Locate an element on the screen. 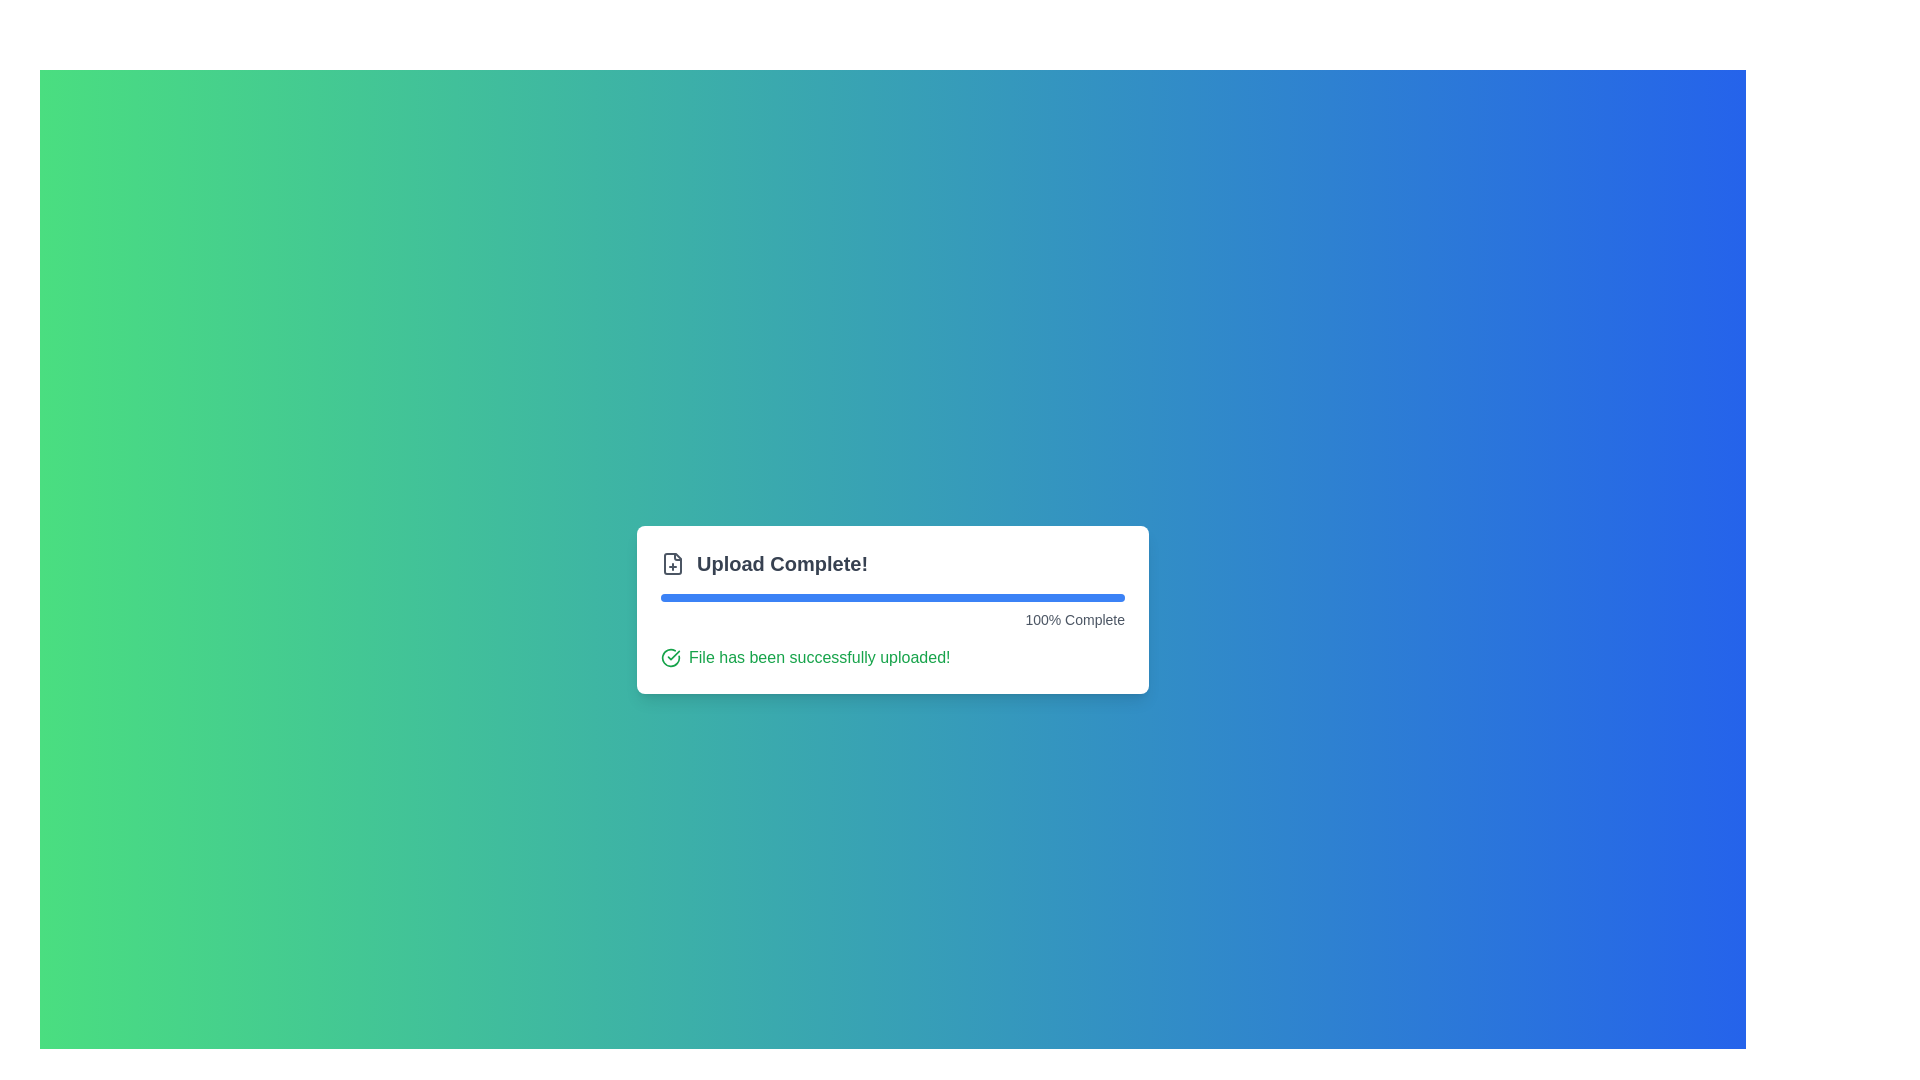 This screenshot has height=1080, width=1920. the progress bar that is styled with a gray background and filled with a blue bar, located below the title 'Upload Complete!' and above the text '100% Complete' is located at coordinates (891, 596).